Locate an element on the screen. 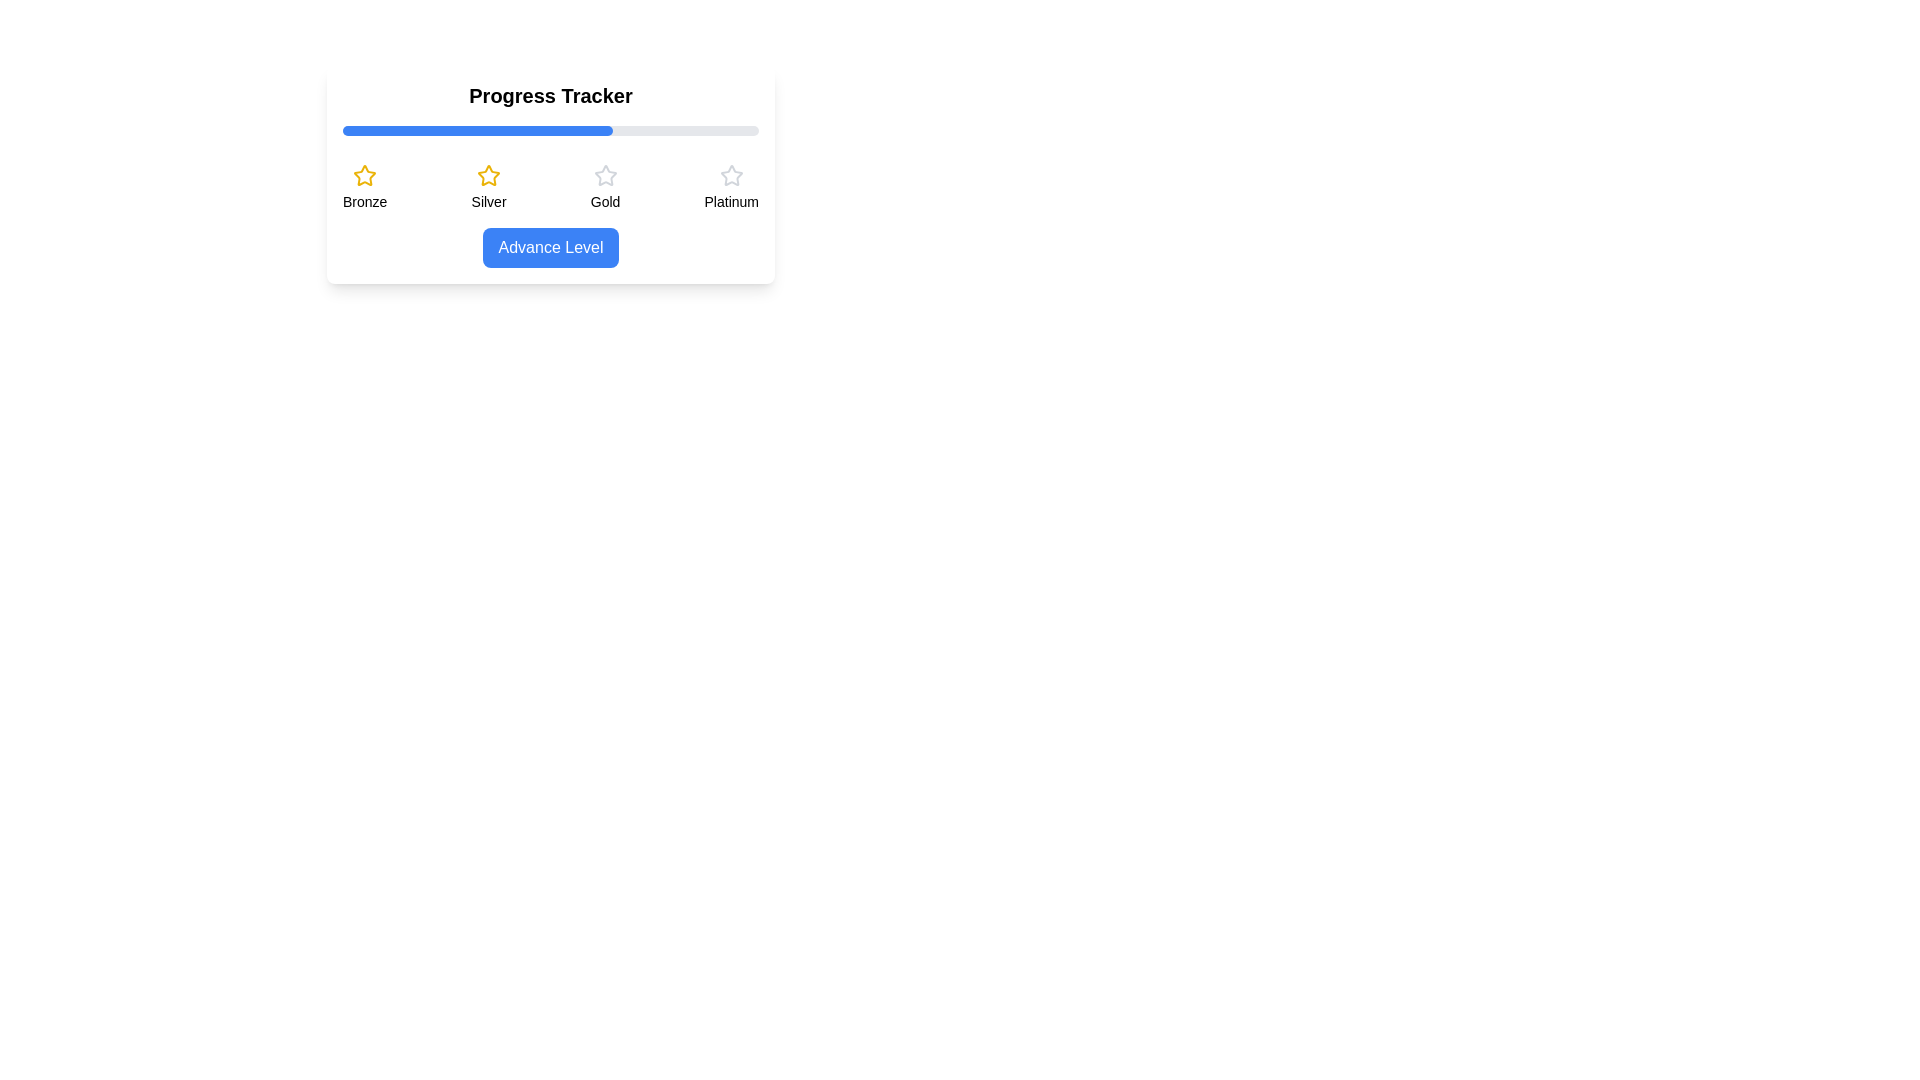 The width and height of the screenshot is (1920, 1080). the yellow star icon indicating the 'Silver' achievement in the progress tracker, located between the 'Bronze' and 'Gold' icons is located at coordinates (489, 175).